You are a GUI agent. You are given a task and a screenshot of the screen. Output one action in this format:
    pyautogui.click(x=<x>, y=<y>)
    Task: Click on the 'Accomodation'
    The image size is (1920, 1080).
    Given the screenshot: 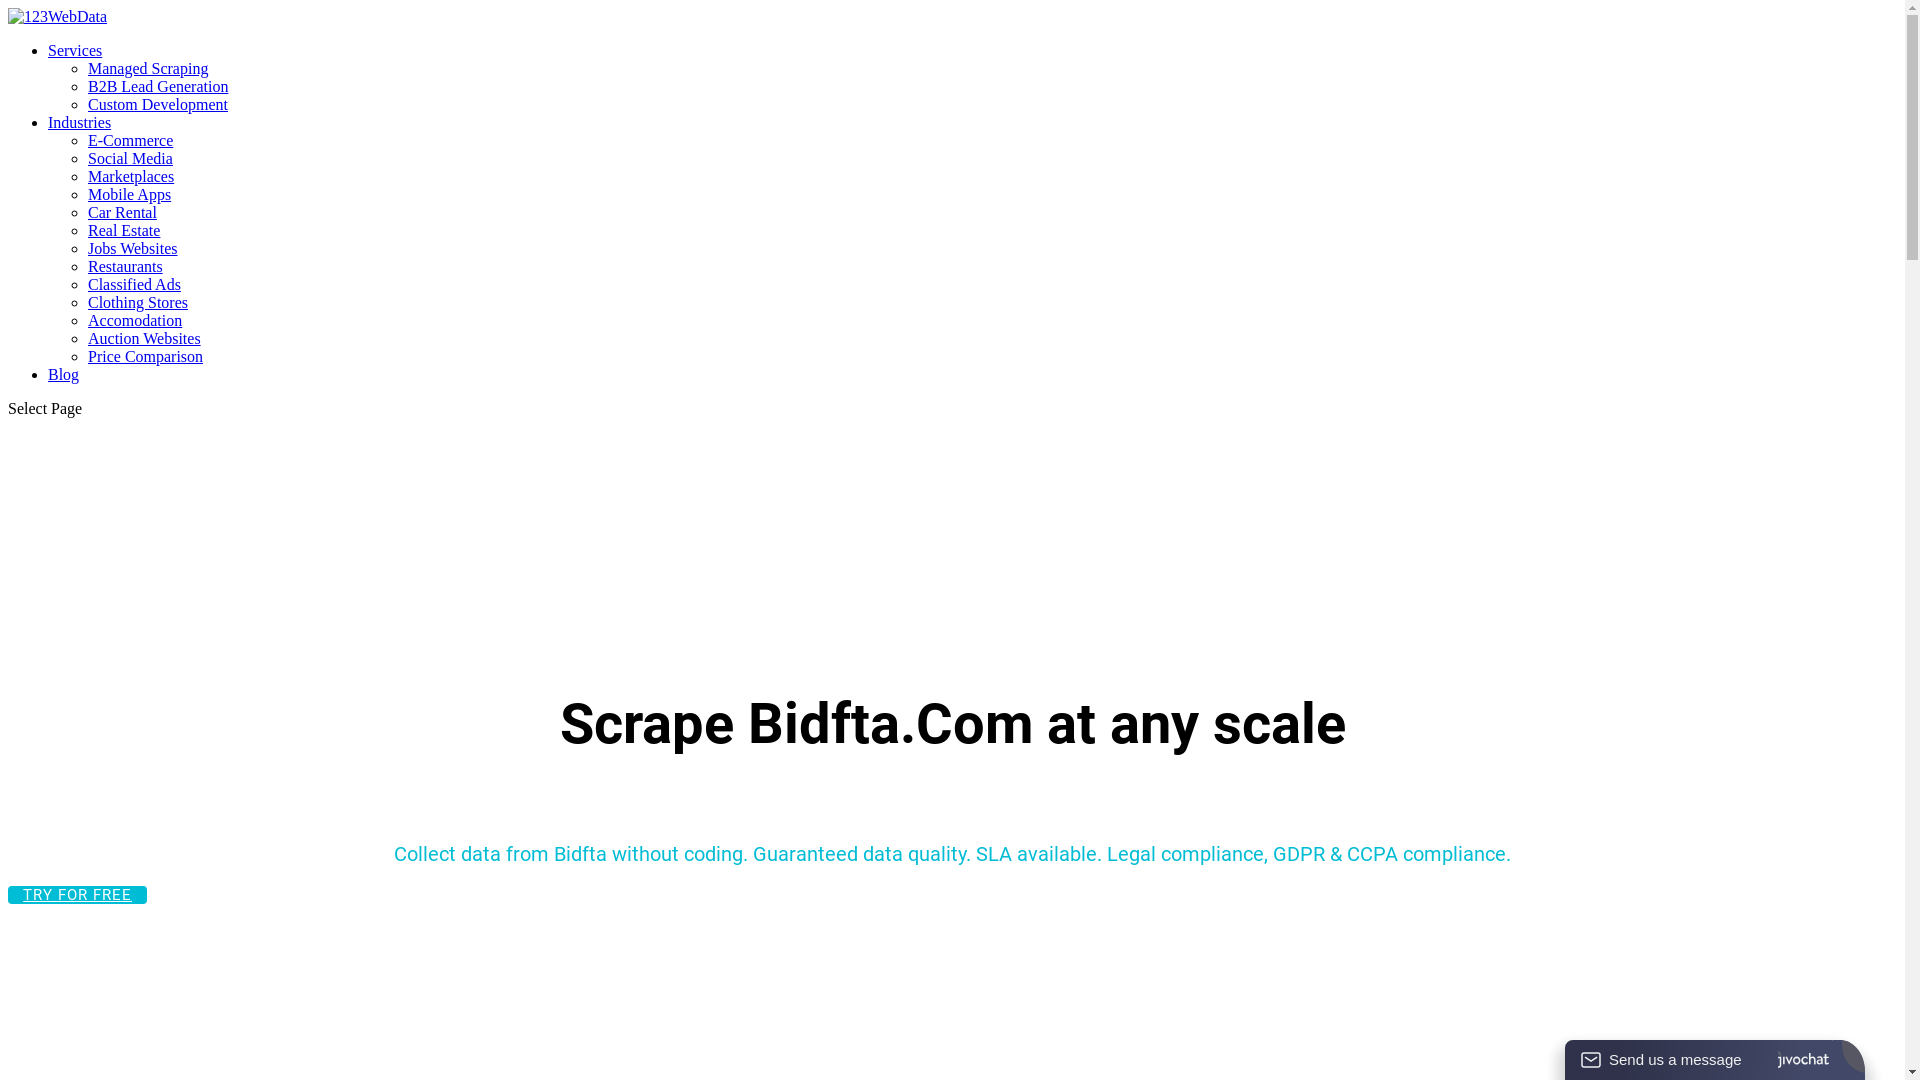 What is the action you would take?
    pyautogui.click(x=133, y=319)
    